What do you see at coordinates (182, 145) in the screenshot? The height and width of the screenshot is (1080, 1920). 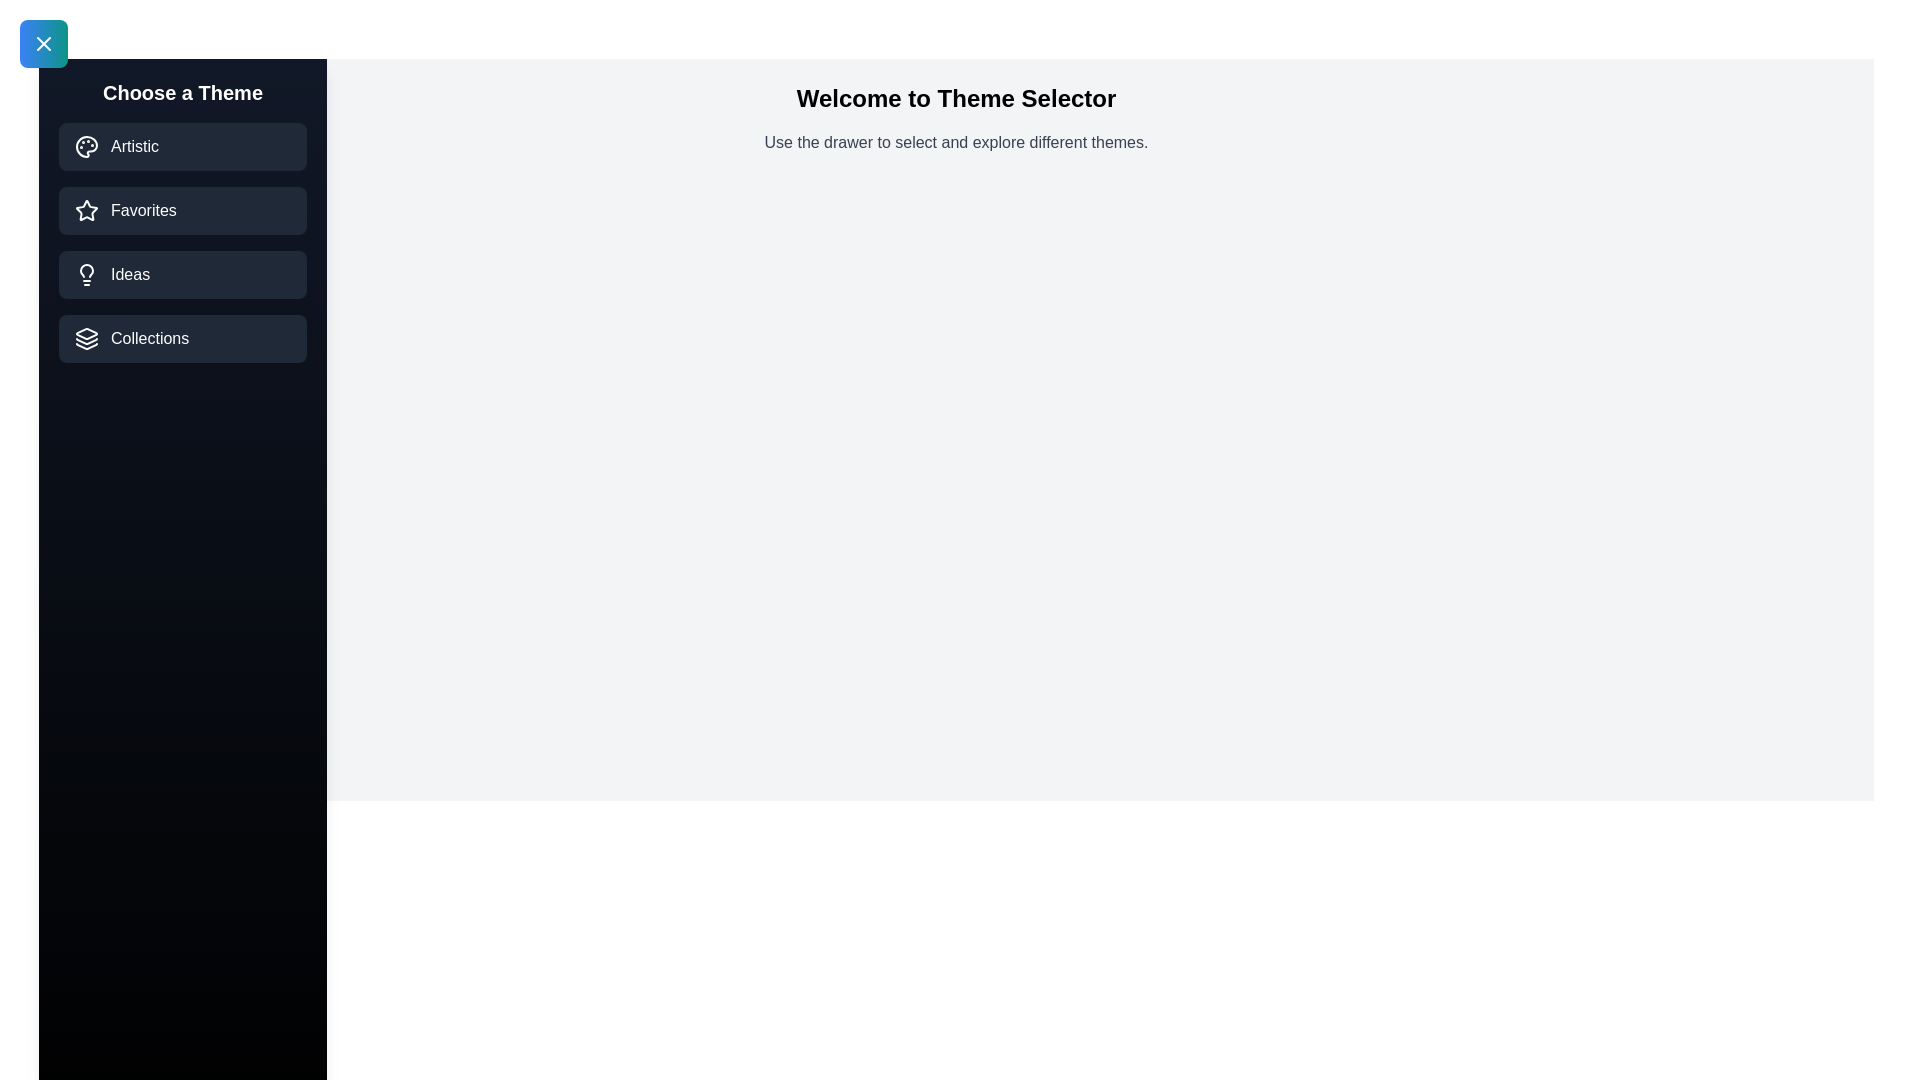 I see `the theme Artistic from the list` at bounding box center [182, 145].